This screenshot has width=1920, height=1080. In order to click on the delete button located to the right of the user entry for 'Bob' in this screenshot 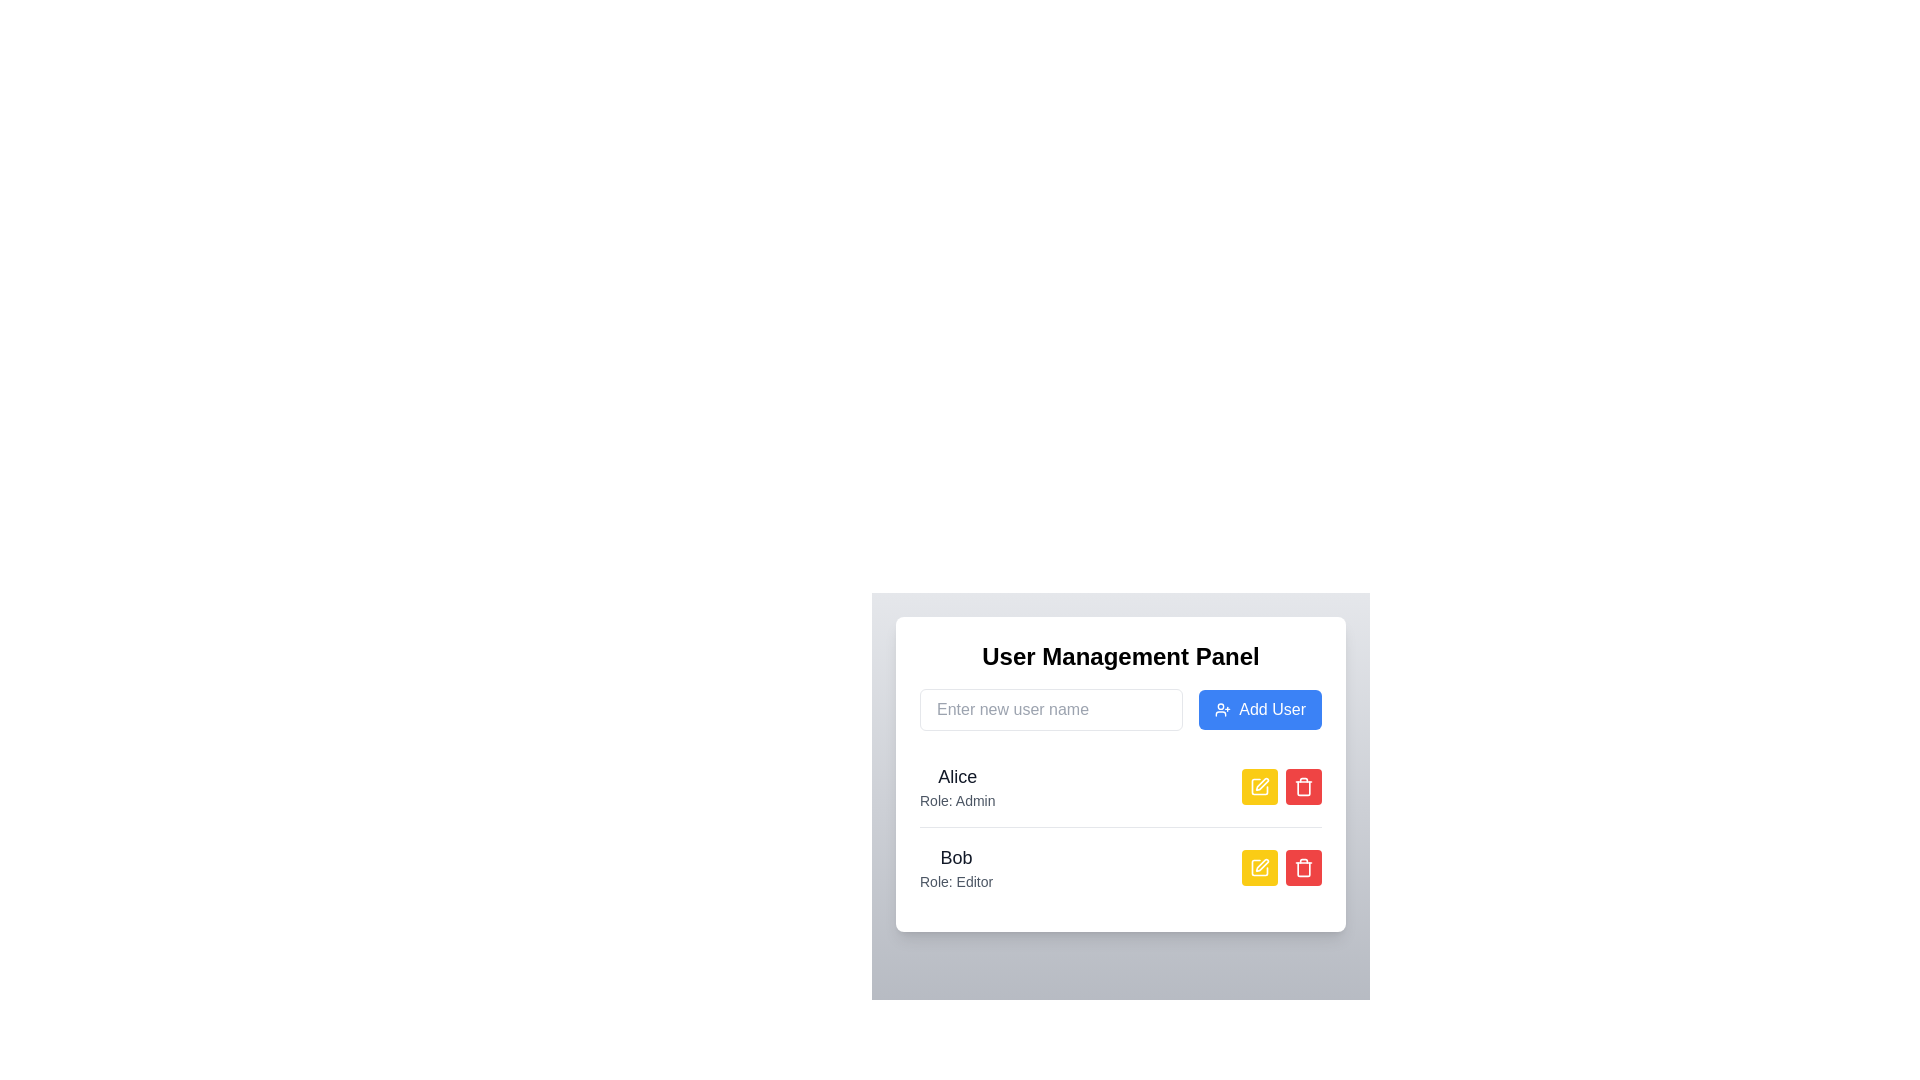, I will do `click(1304, 866)`.